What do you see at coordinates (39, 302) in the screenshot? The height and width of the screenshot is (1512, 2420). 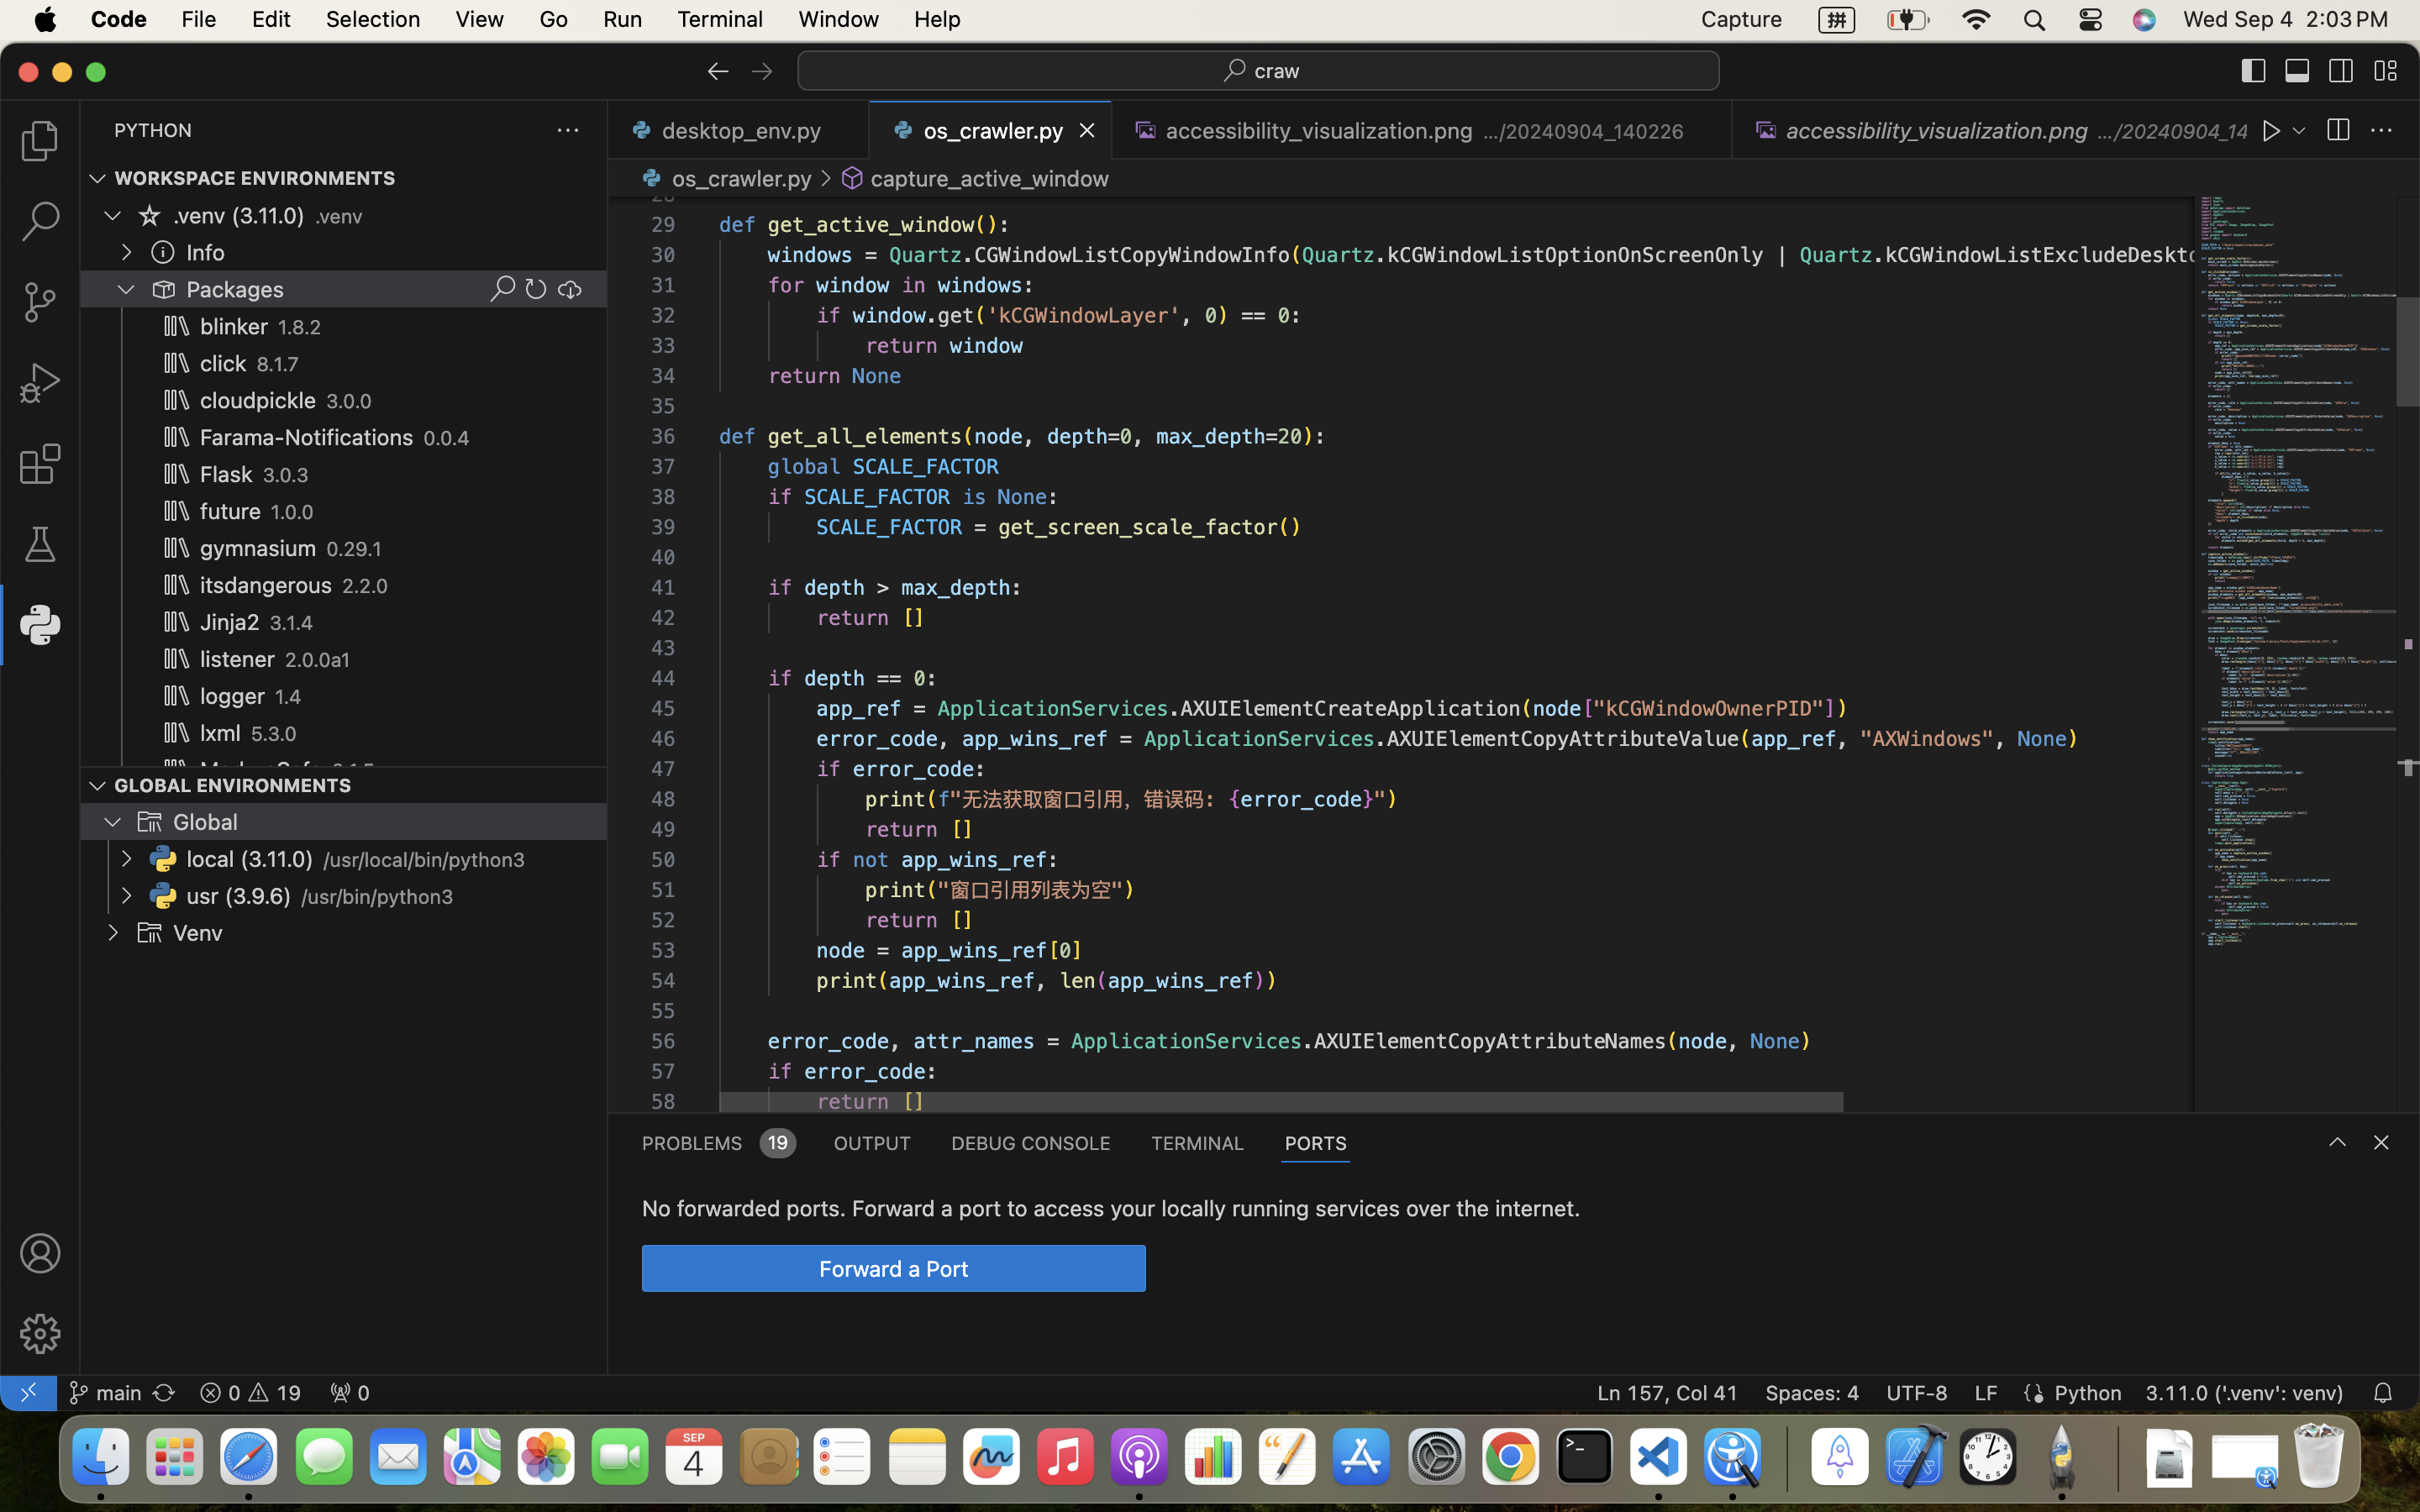 I see `'0 '` at bounding box center [39, 302].